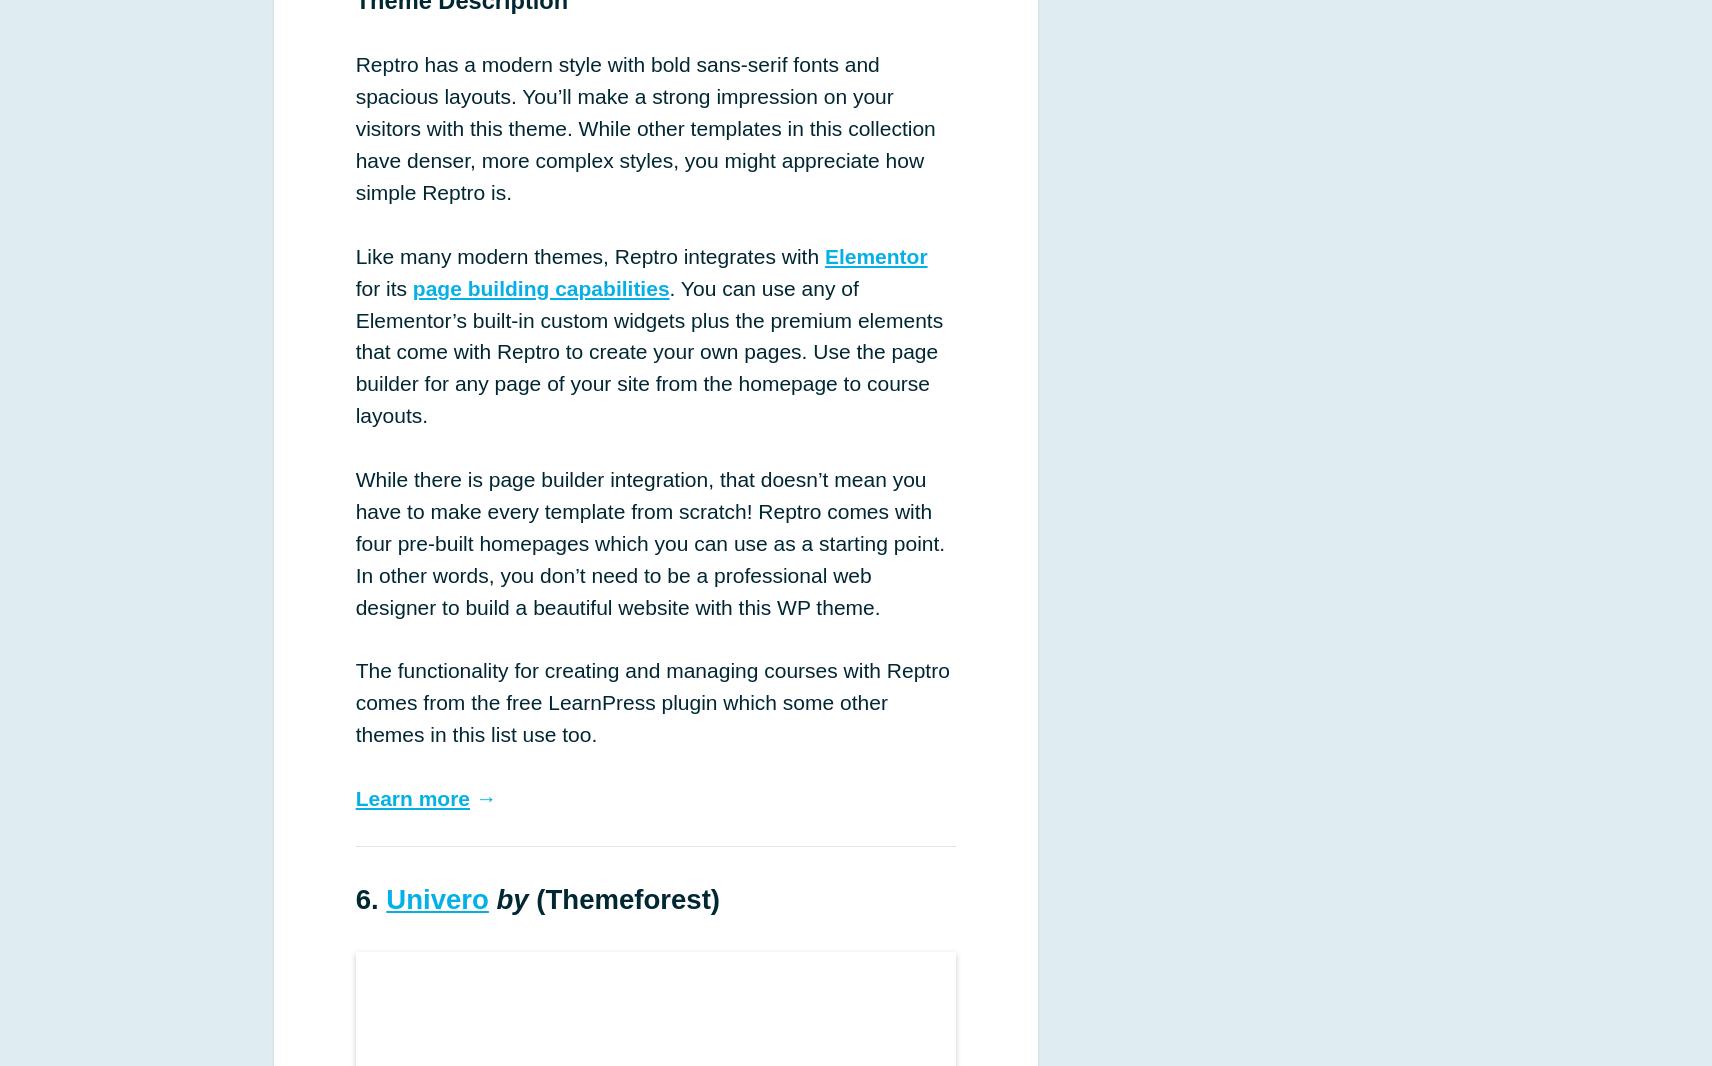  What do you see at coordinates (539, 287) in the screenshot?
I see `'page building capabilities'` at bounding box center [539, 287].